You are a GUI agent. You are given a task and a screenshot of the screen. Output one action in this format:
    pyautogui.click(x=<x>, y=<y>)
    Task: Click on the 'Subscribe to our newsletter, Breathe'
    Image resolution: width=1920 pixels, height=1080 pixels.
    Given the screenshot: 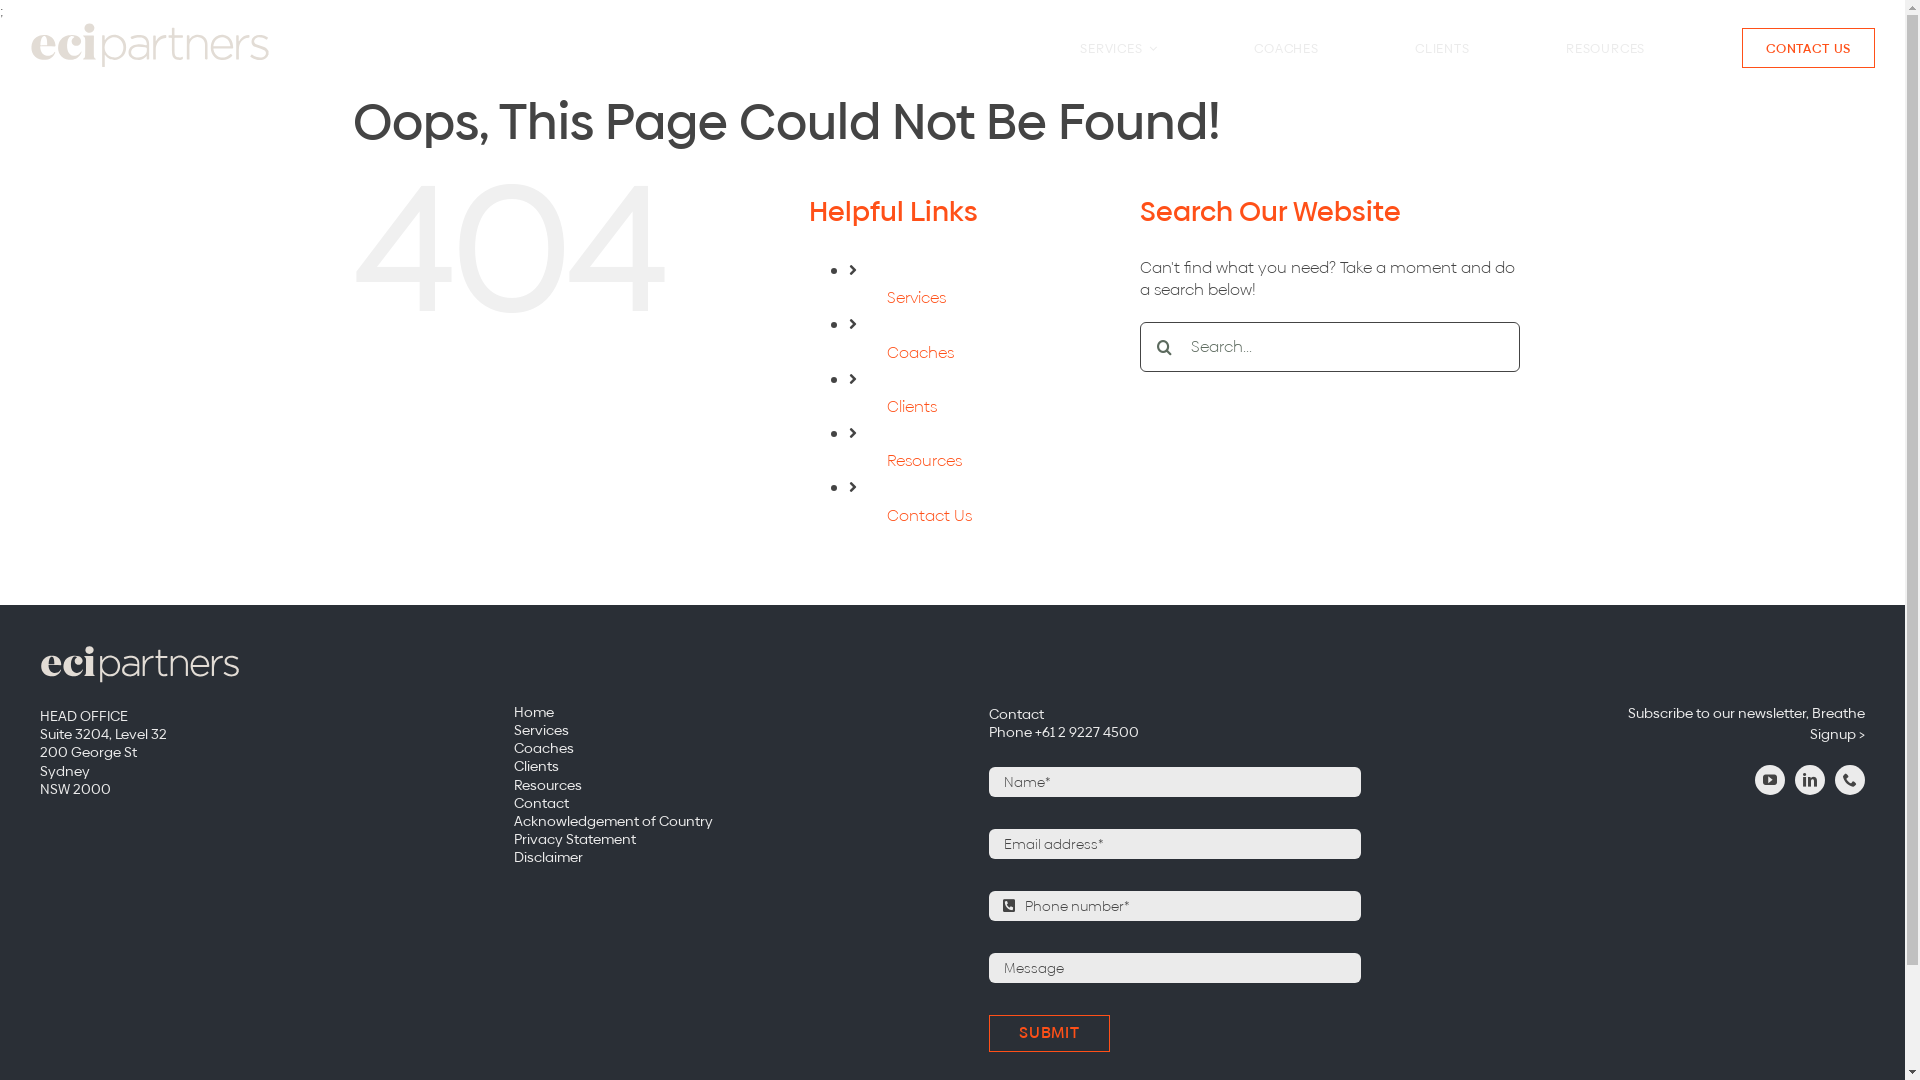 What is the action you would take?
    pyautogui.click(x=1664, y=712)
    